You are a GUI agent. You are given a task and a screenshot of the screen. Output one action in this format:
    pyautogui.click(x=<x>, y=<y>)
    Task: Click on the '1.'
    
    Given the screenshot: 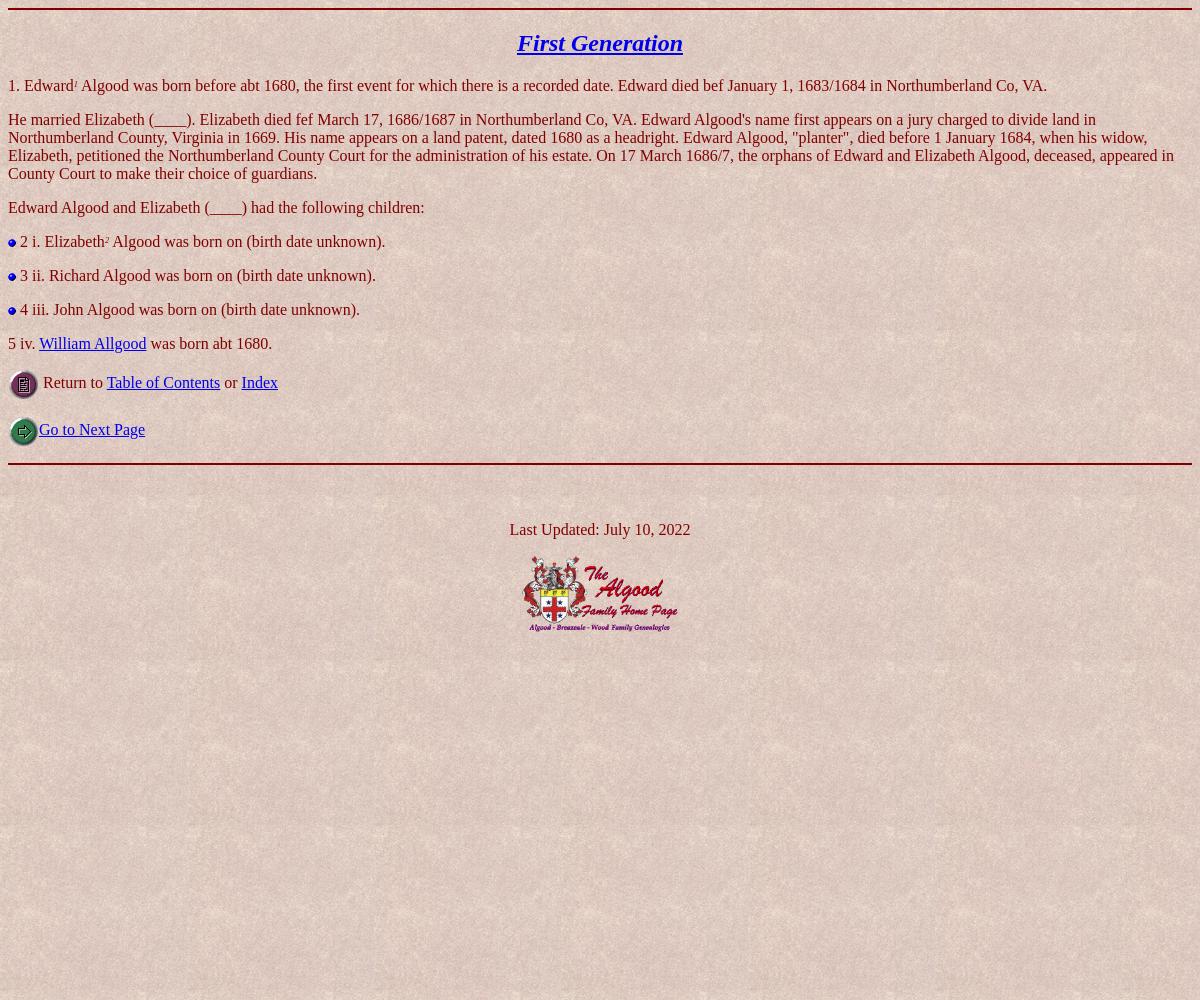 What is the action you would take?
    pyautogui.click(x=15, y=83)
    